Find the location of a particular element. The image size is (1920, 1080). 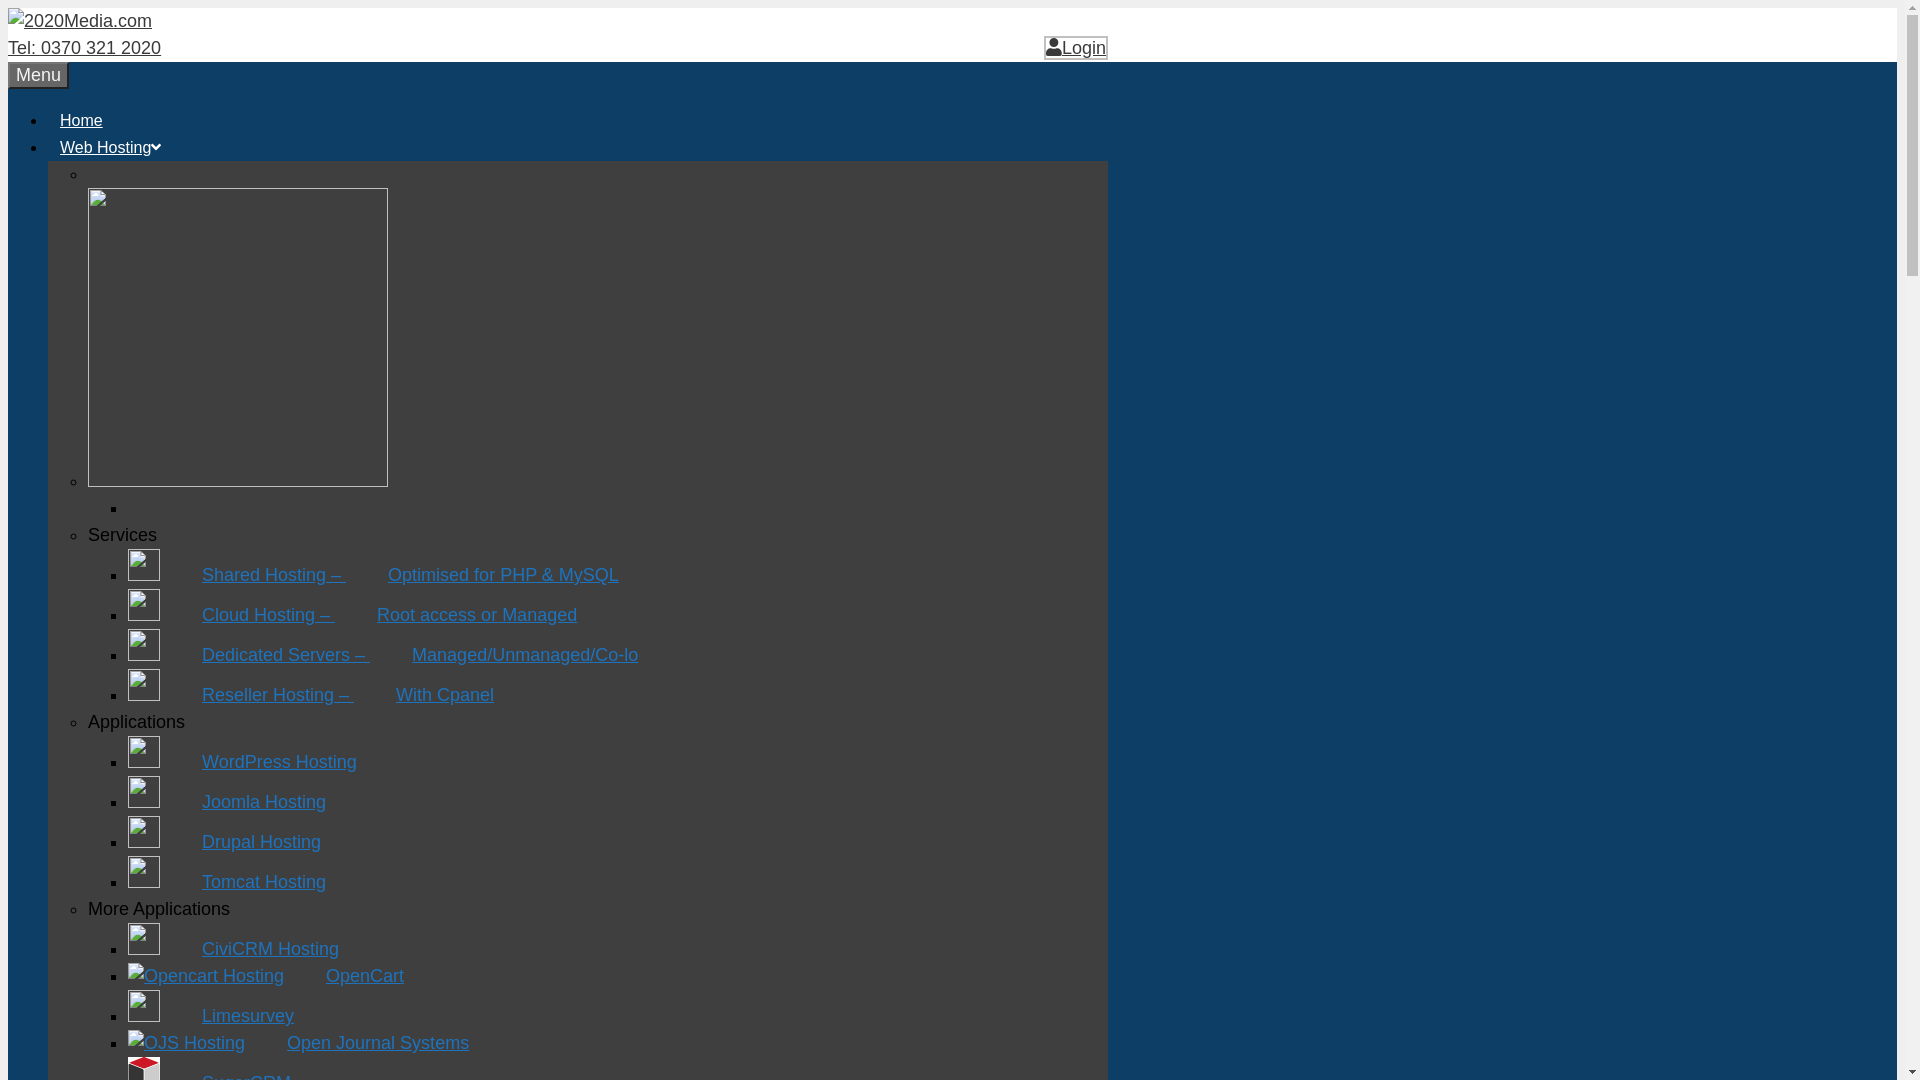

'Web Hosting' is located at coordinates (48, 146).